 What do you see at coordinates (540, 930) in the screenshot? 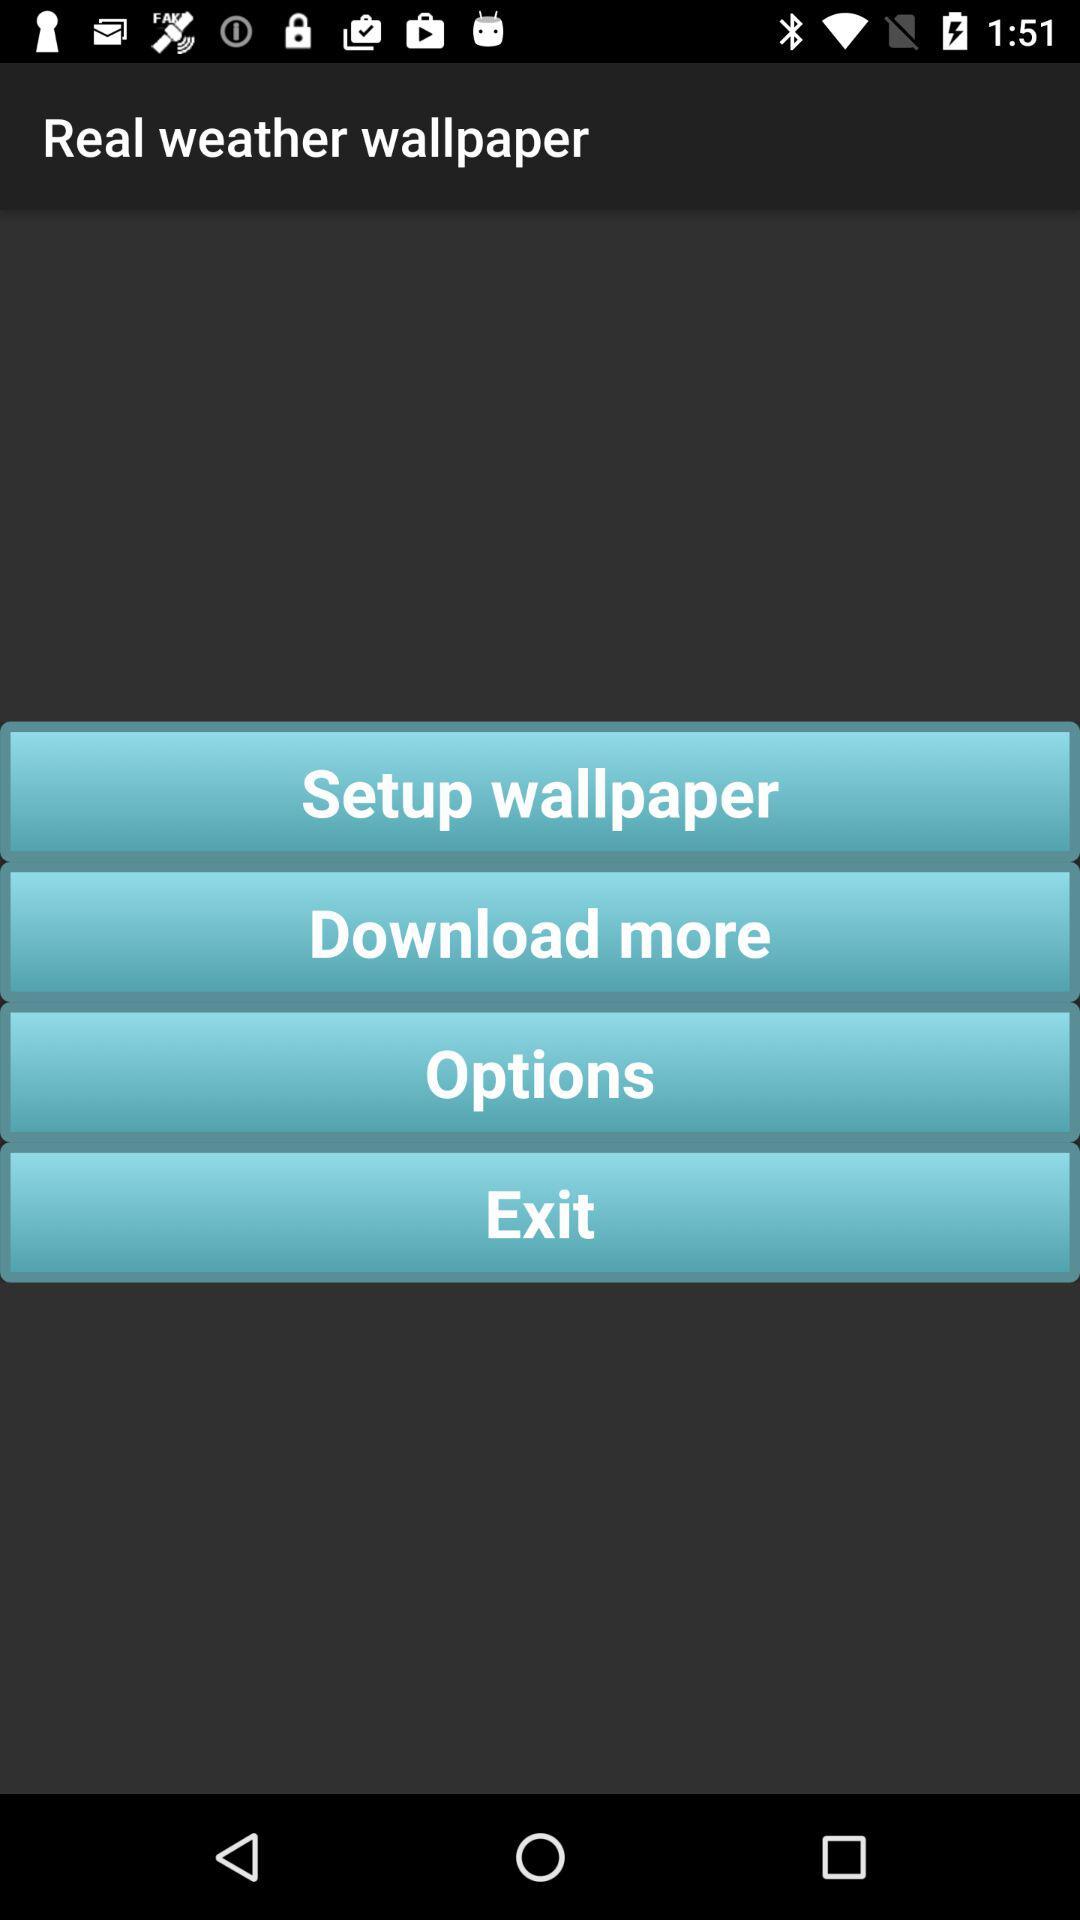
I see `the item below the setup wallpaper icon` at bounding box center [540, 930].